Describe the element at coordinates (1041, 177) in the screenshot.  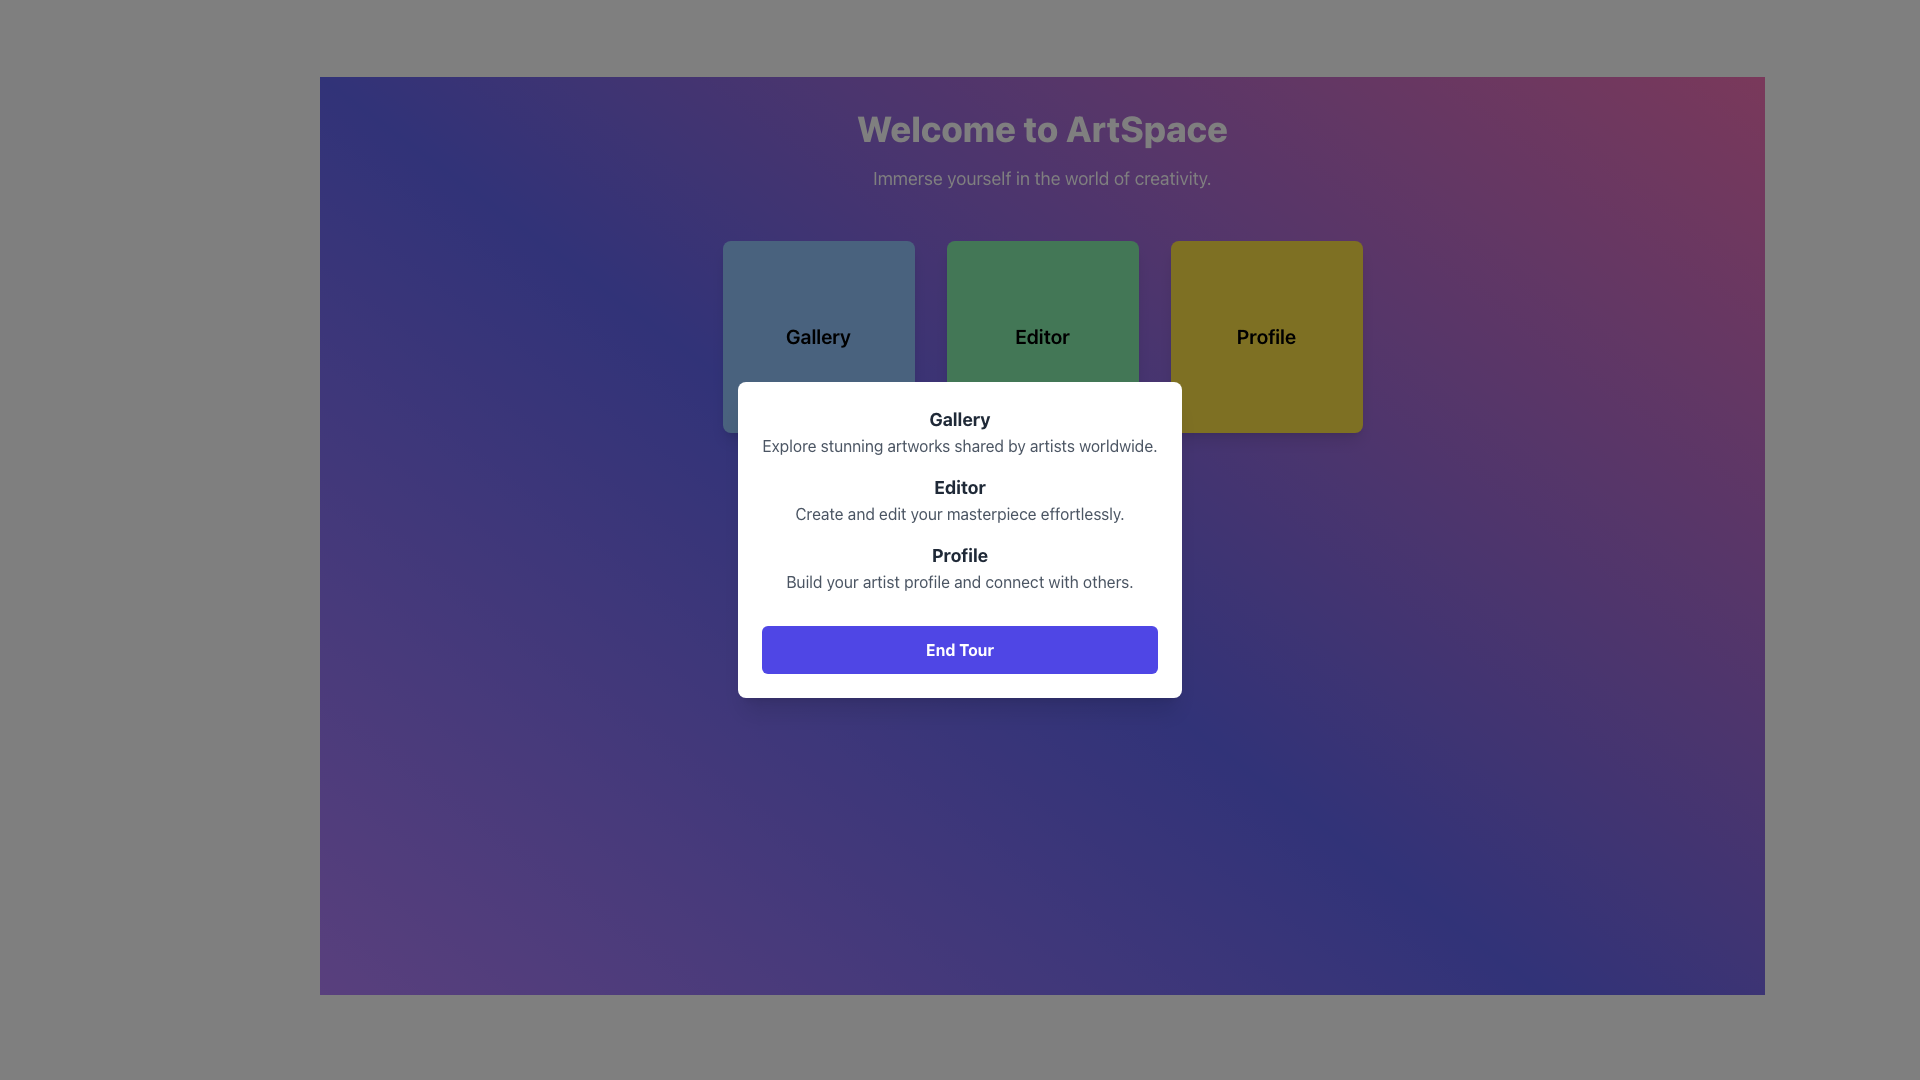
I see `the descriptive subheading text element located just below the heading 'Welcome to ArtSpace', which provides motivational context for the surrounding interface elements` at that location.